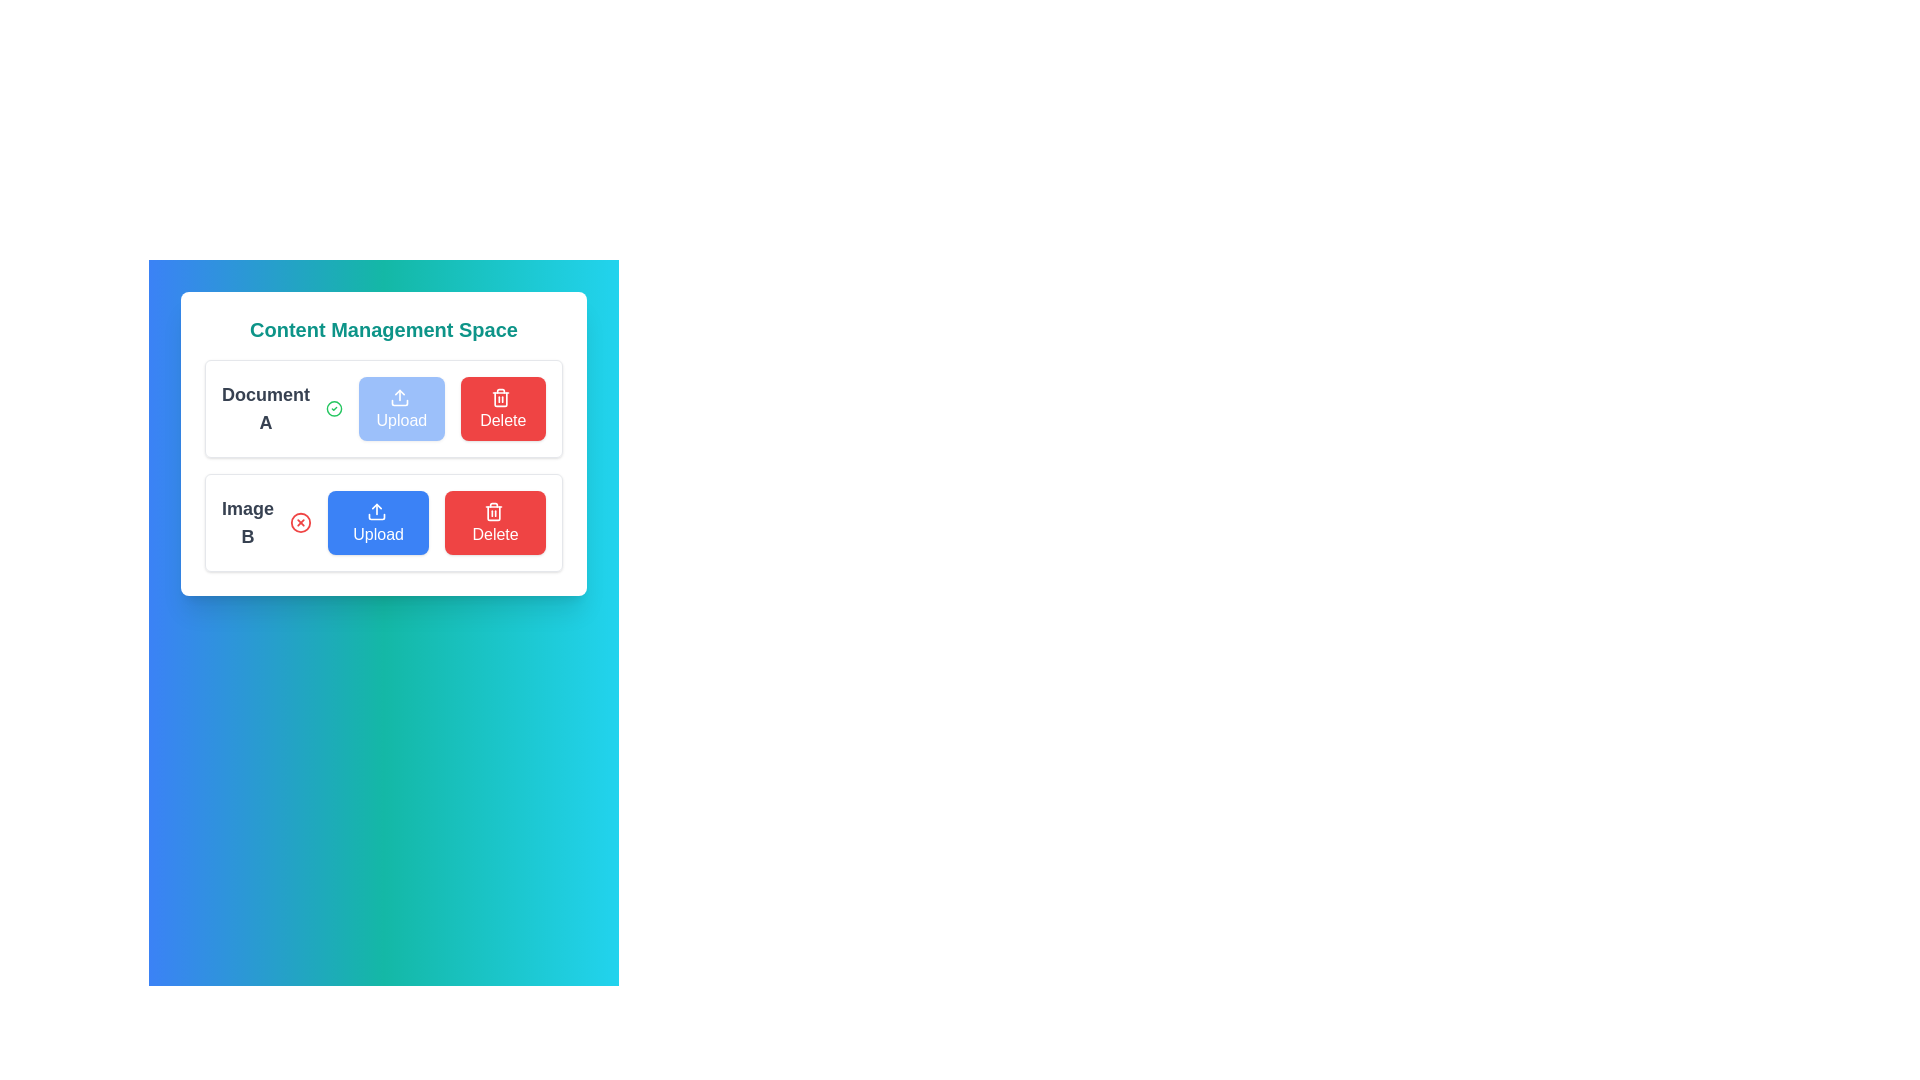  What do you see at coordinates (300, 522) in the screenshot?
I see `the Decorative icon component, which is a circular shape with a red border, located next to the label 'Image B' in the content management interface` at bounding box center [300, 522].